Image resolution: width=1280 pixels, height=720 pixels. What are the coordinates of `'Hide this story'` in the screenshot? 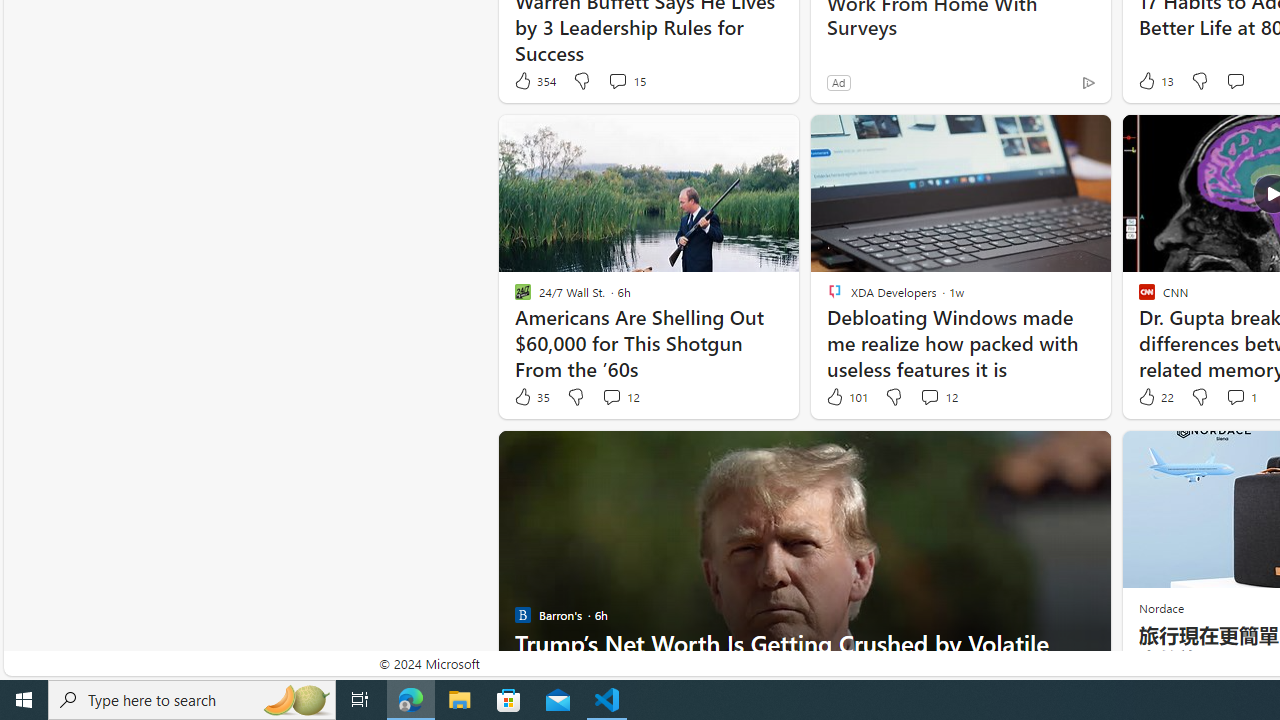 It's located at (1049, 455).